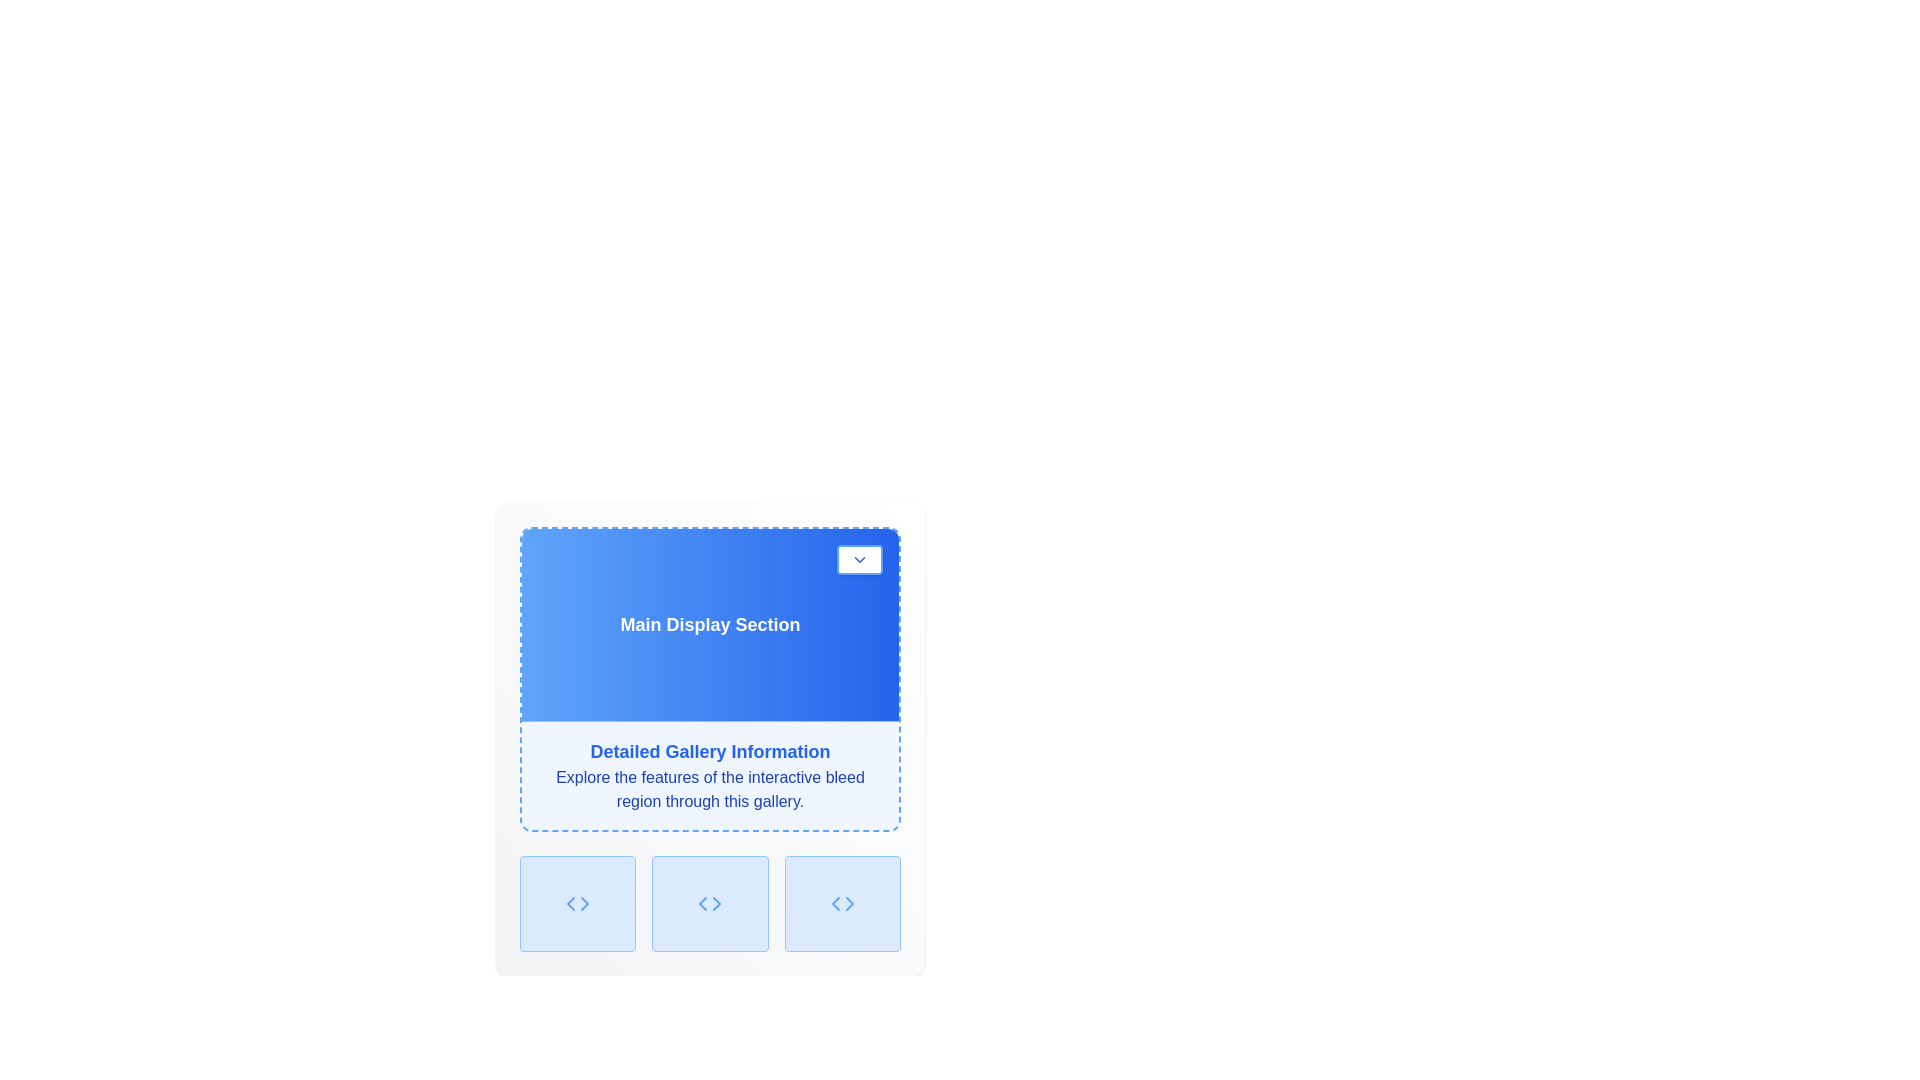 This screenshot has width=1920, height=1080. What do you see at coordinates (710, 739) in the screenshot?
I see `text content of the informational text block located below the 'Main Display Section' header and above a row of three square buttons` at bounding box center [710, 739].